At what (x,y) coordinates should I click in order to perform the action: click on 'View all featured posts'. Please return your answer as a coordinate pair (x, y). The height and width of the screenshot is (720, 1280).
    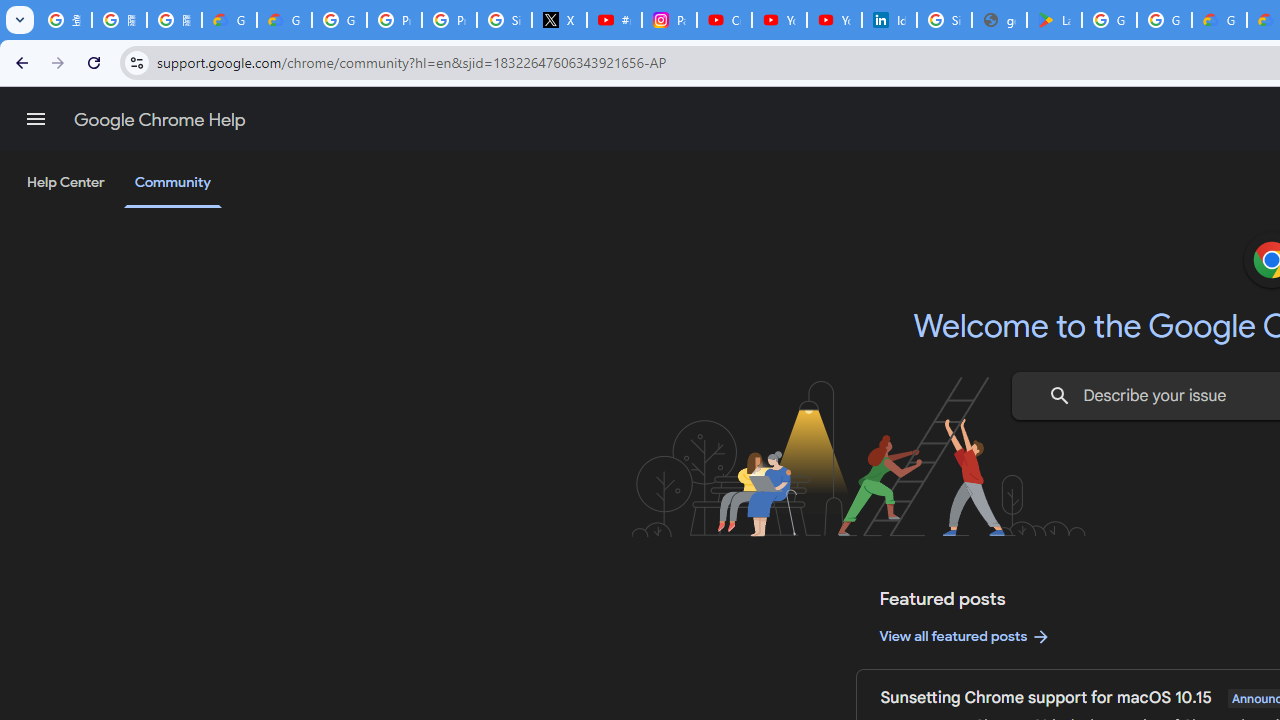
    Looking at the image, I should click on (965, 636).